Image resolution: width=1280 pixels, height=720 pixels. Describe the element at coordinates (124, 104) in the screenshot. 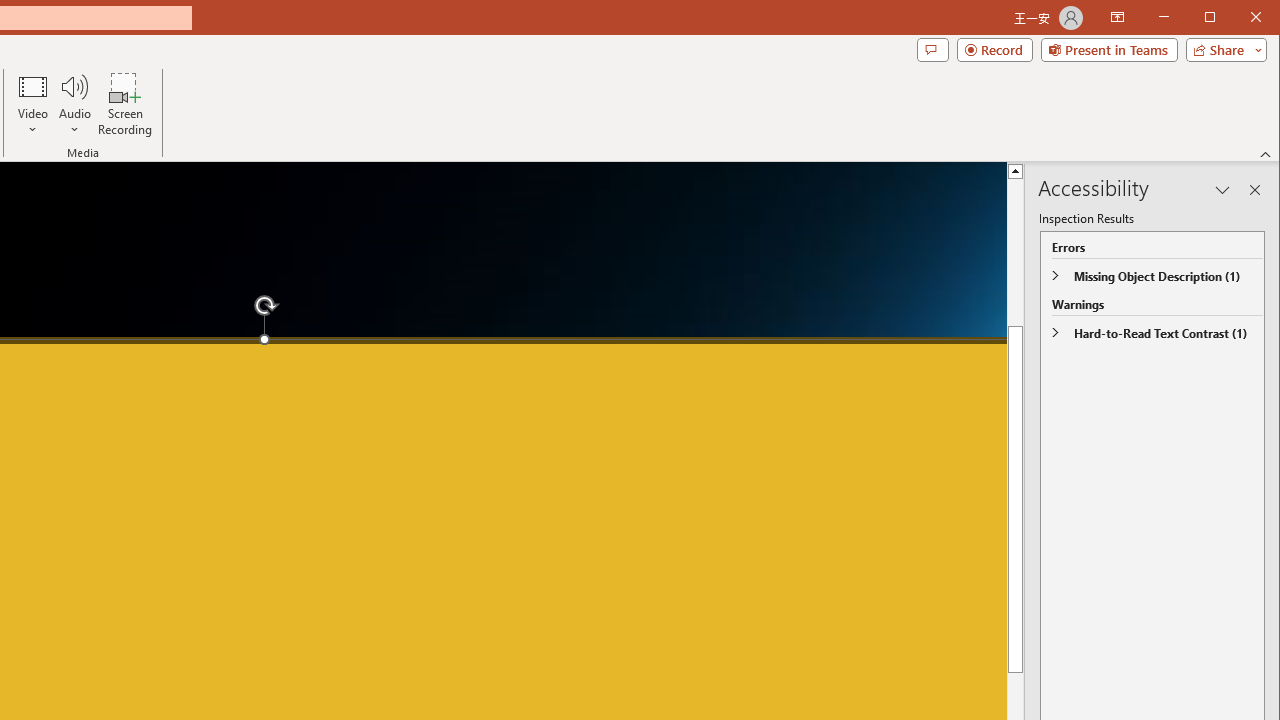

I see `'Screen Recording...'` at that location.